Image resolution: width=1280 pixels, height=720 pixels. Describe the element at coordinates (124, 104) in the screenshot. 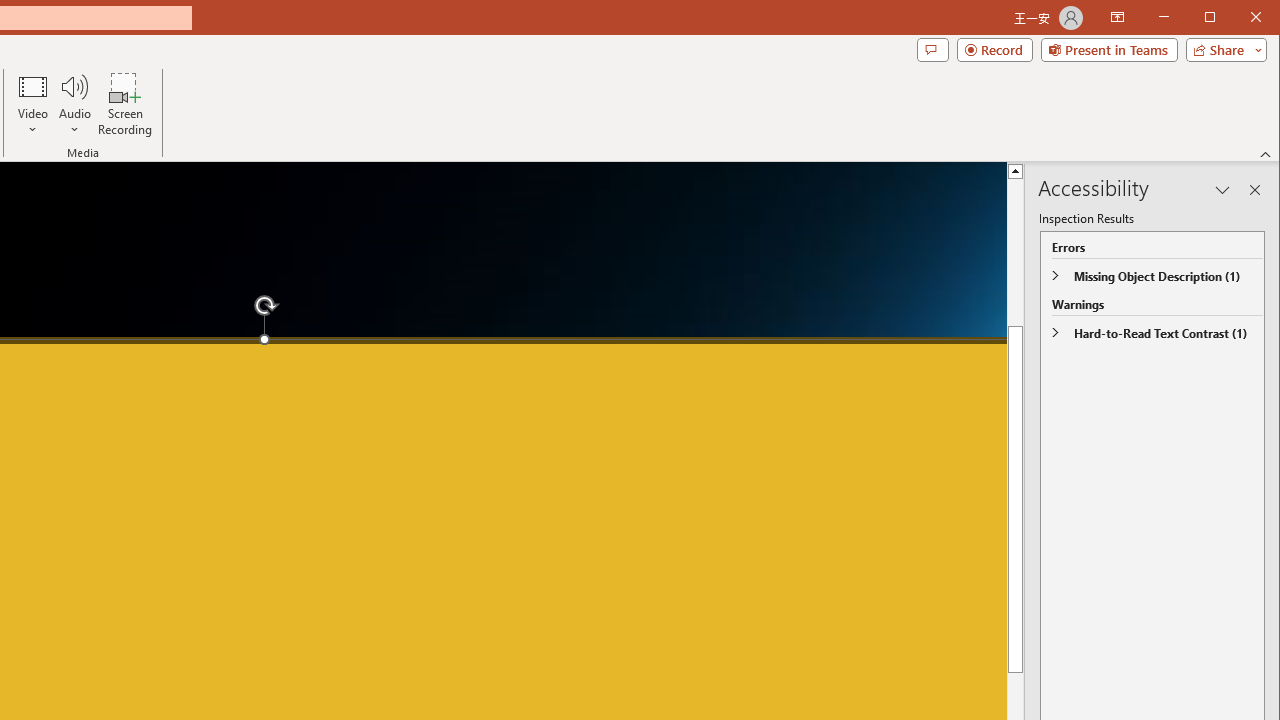

I see `'Screen Recording...'` at that location.